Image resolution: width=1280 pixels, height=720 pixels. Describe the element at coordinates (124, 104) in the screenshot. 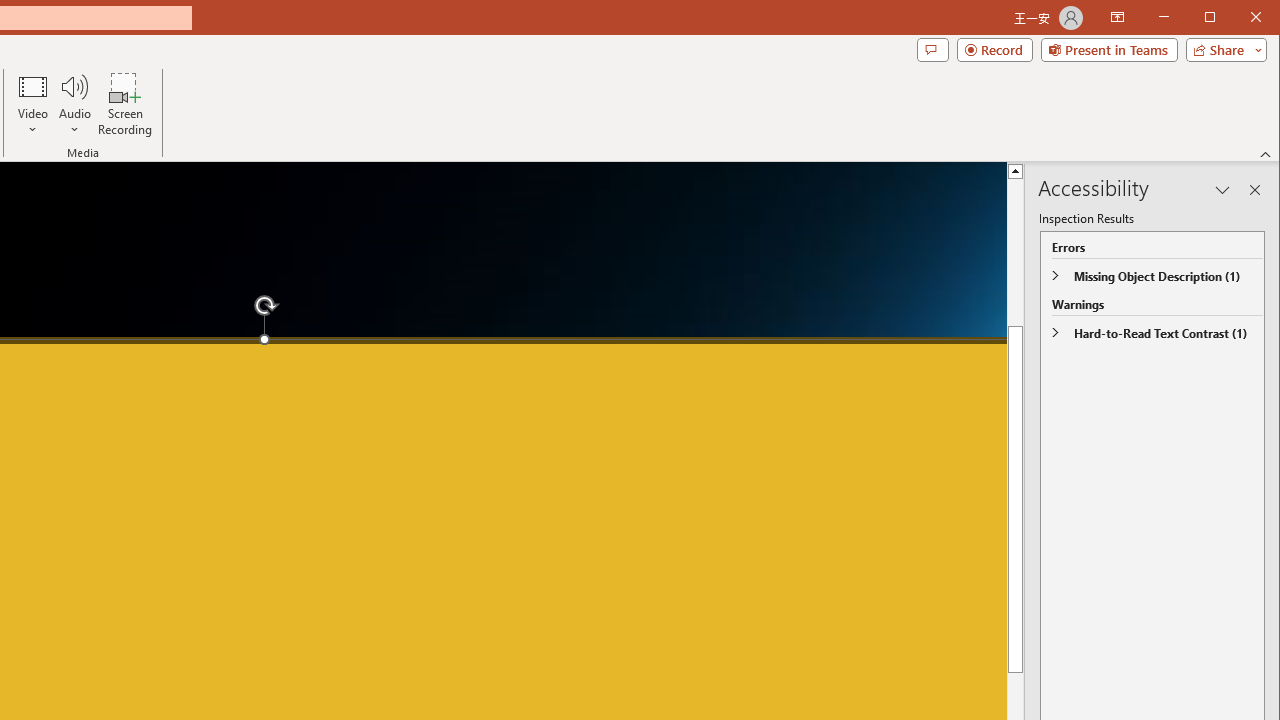

I see `'Screen Recording...'` at that location.